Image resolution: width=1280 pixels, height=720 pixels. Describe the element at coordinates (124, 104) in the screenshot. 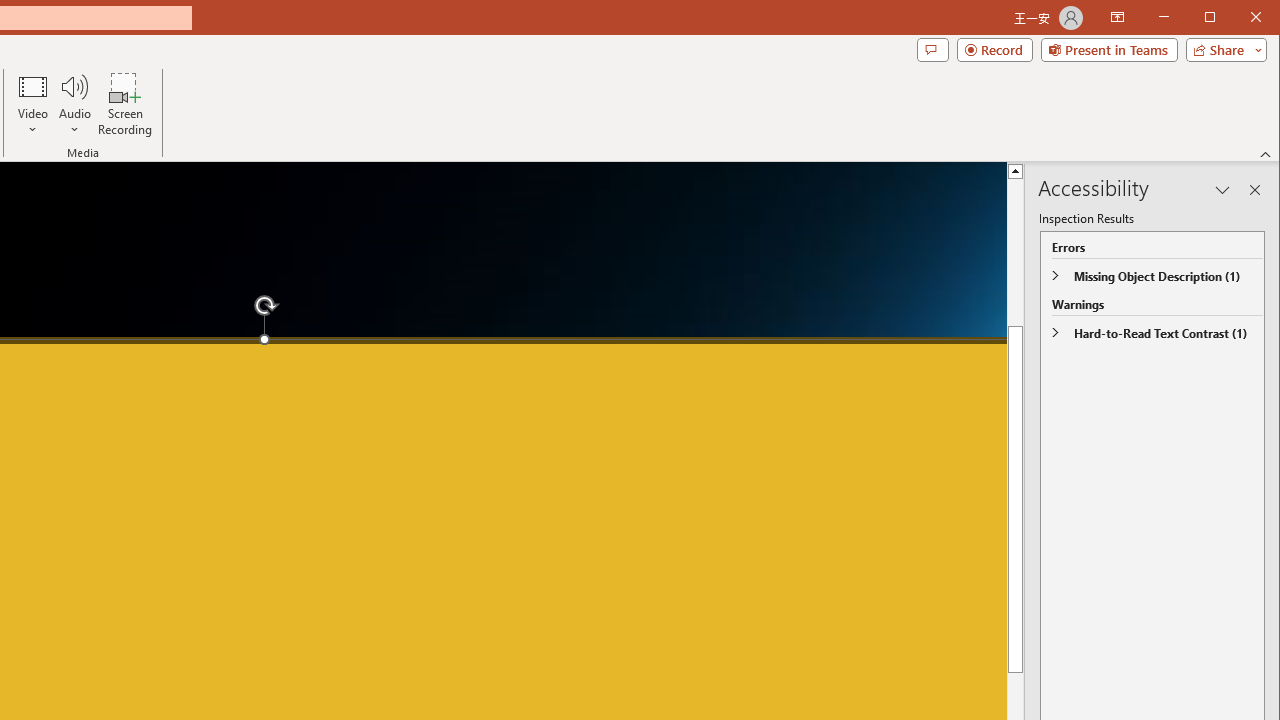

I see `'Screen Recording...'` at that location.